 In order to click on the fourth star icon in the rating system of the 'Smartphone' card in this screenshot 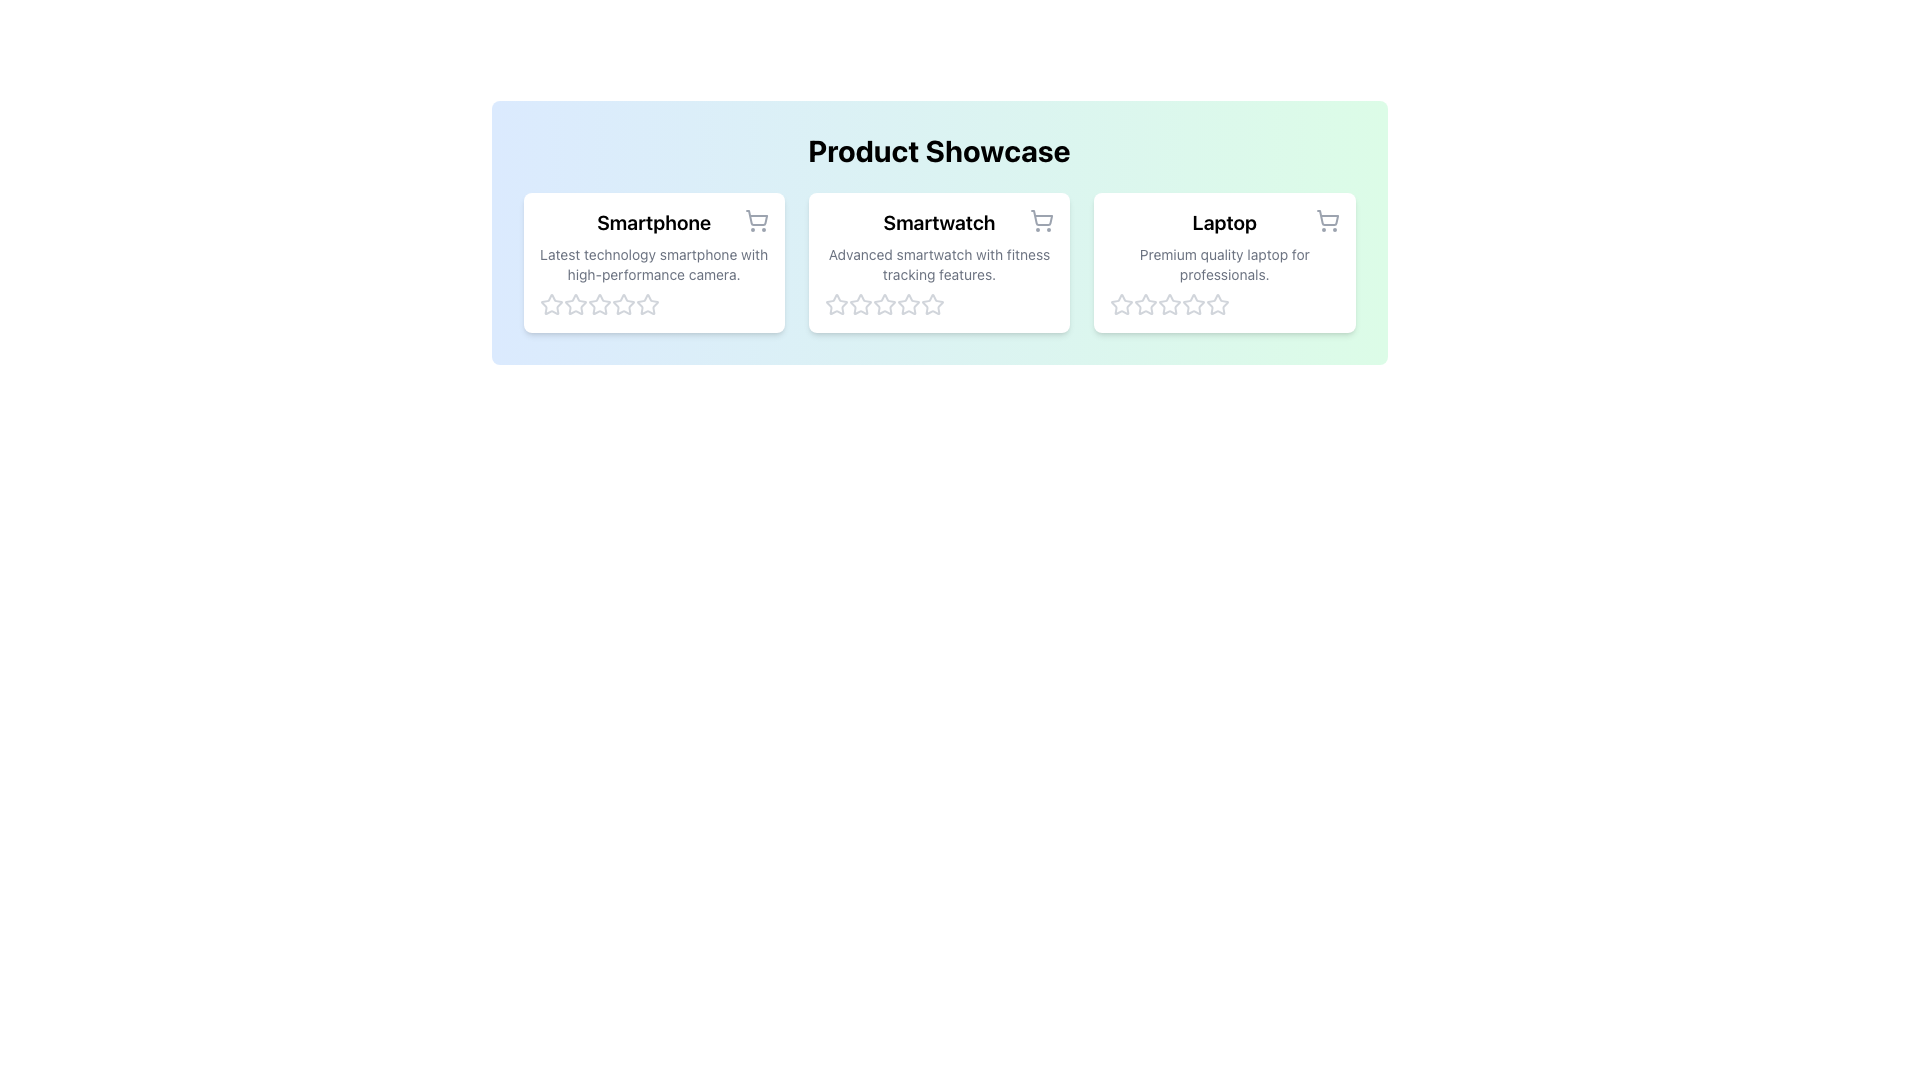, I will do `click(622, 304)`.